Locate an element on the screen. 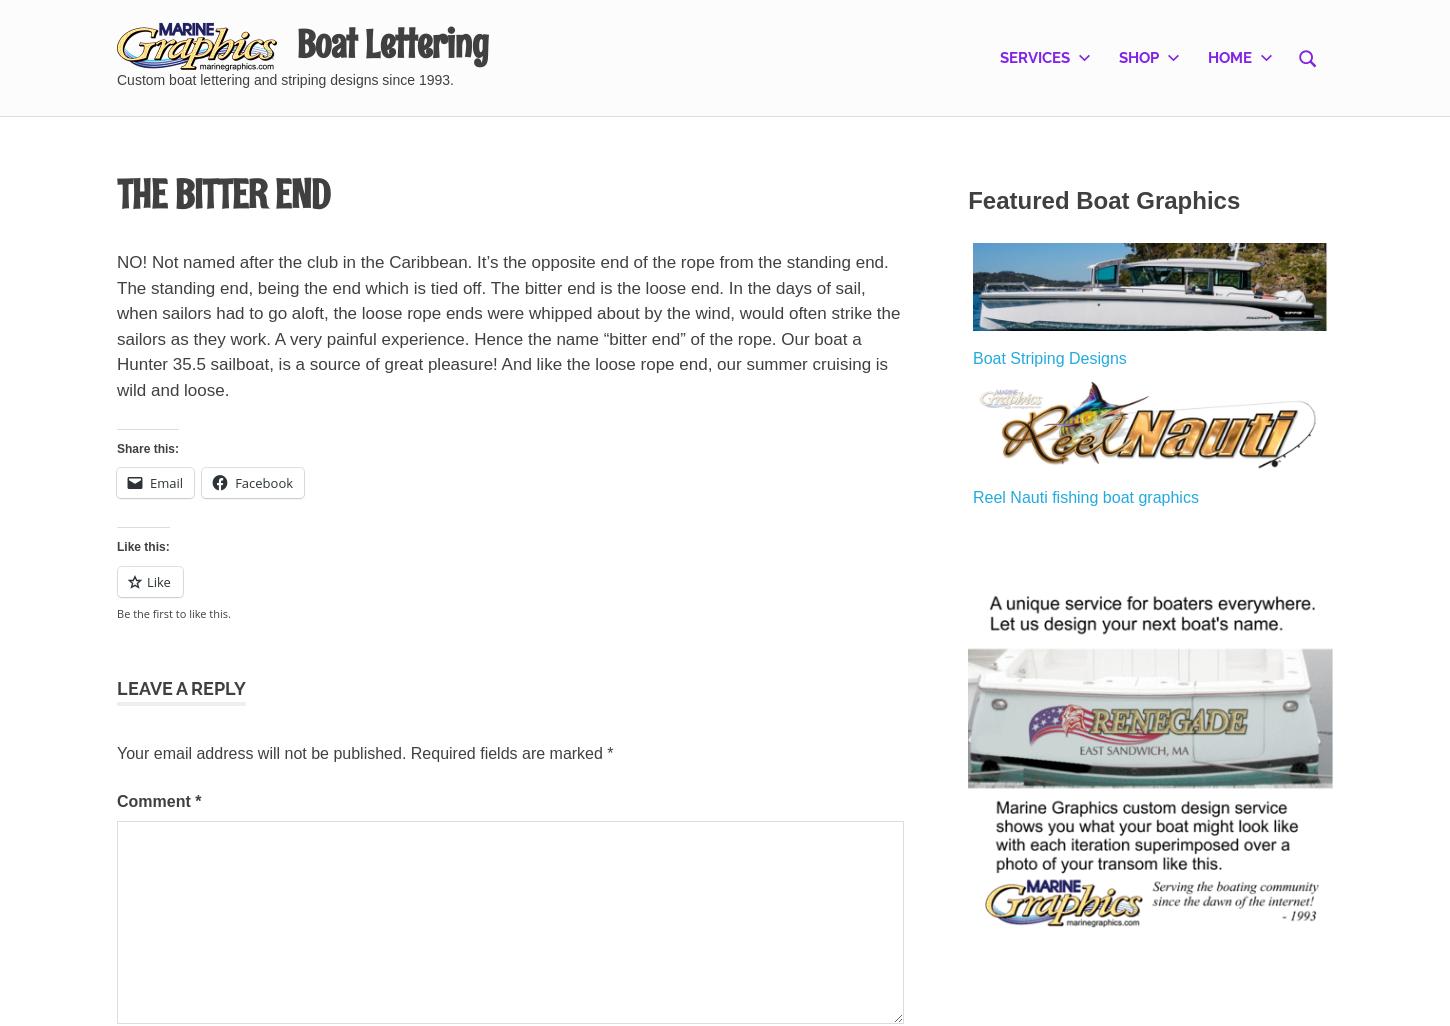  'Boat Lettering' is located at coordinates (296, 44).